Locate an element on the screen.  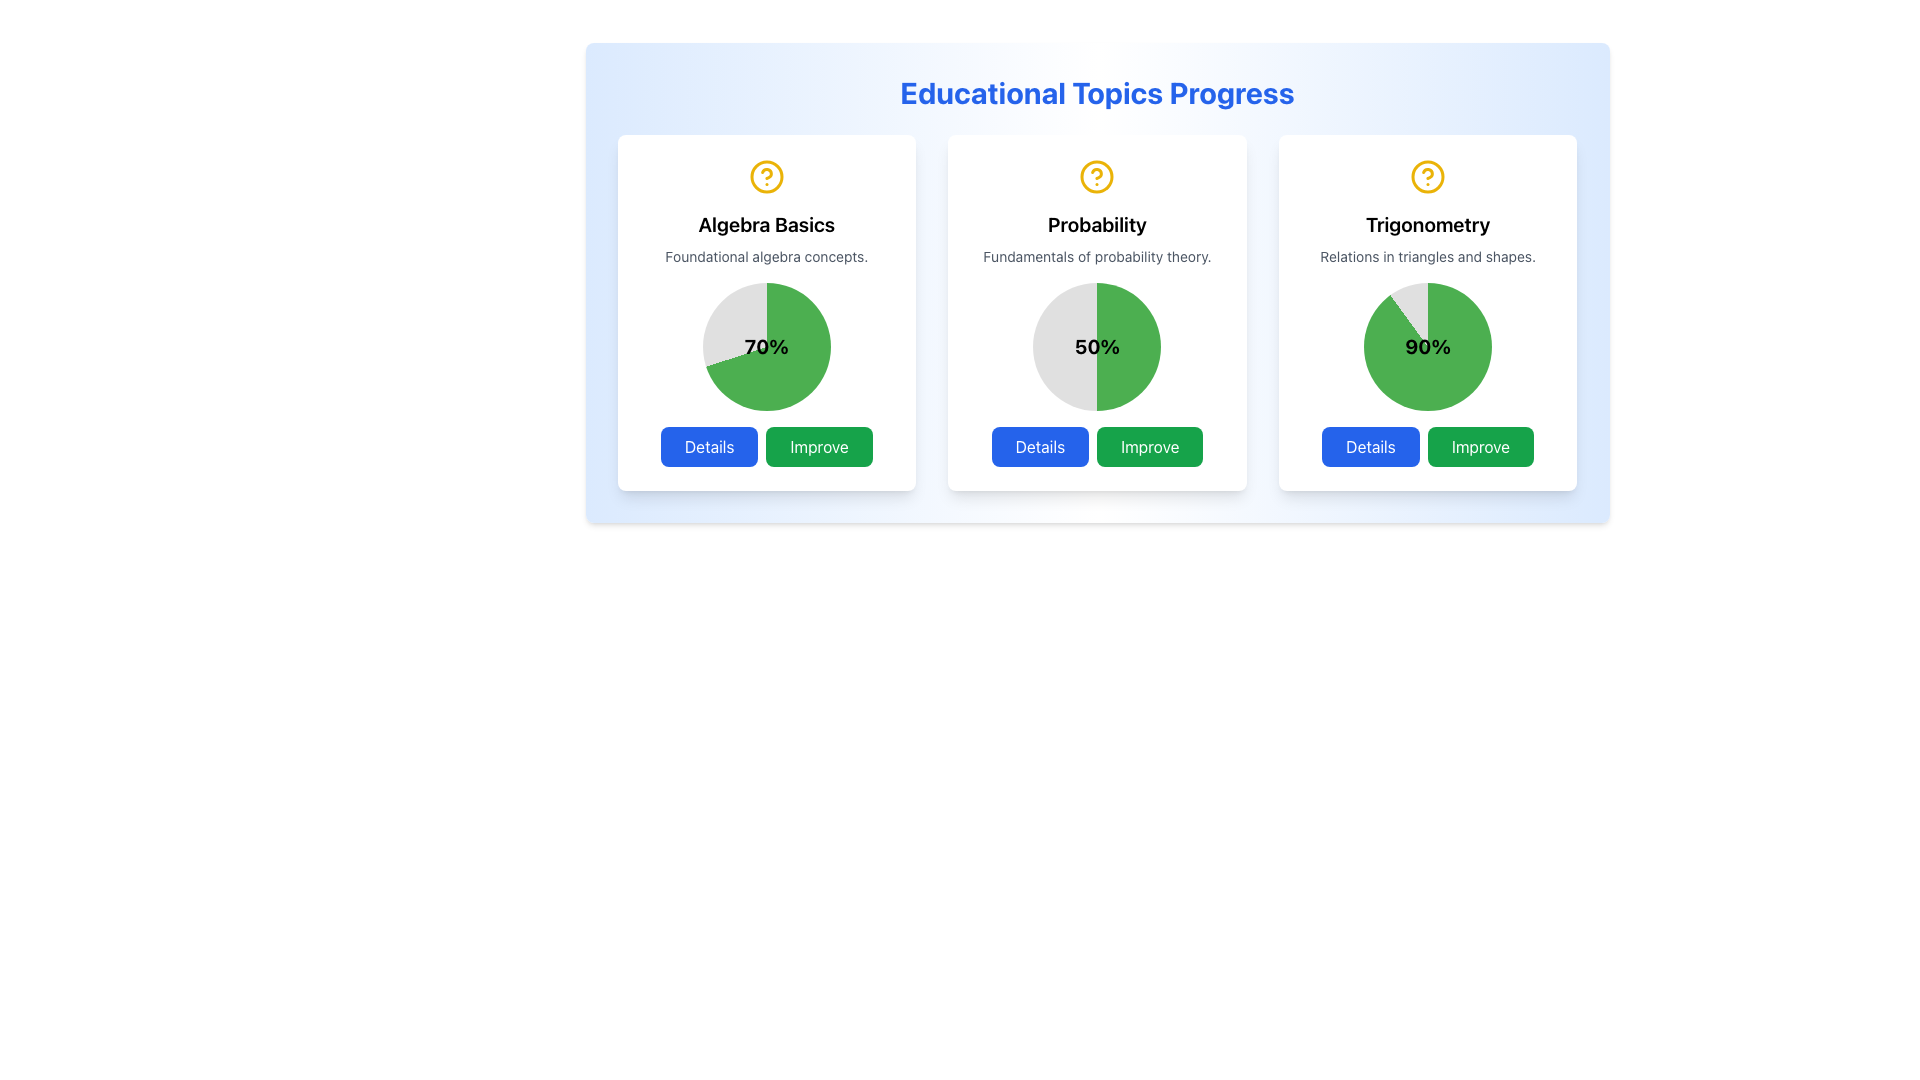
the green 'Improve' button with rounded corners, labeled 'Improve' is located at coordinates (819, 446).